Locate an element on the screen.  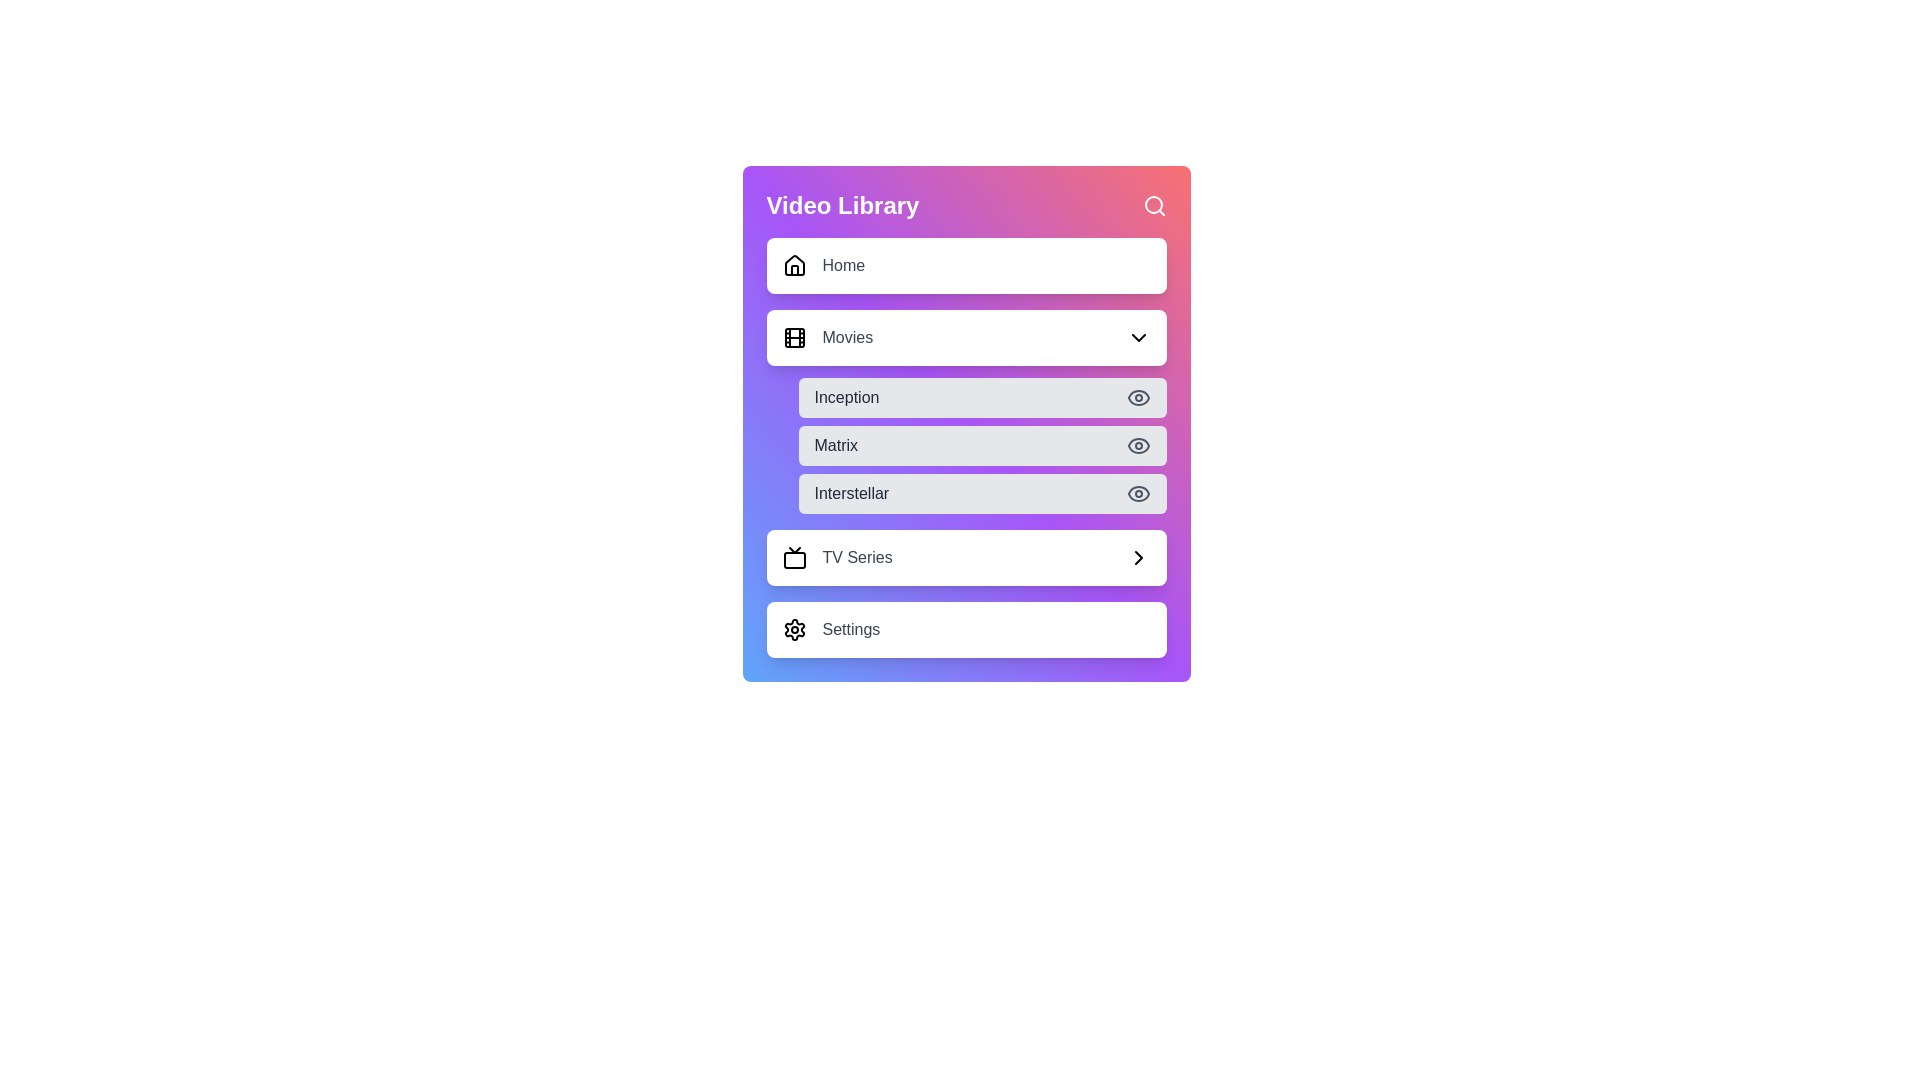
the movie film frame icon located to the left of the 'Movies' text in the 'Video Library' interface is located at coordinates (793, 337).